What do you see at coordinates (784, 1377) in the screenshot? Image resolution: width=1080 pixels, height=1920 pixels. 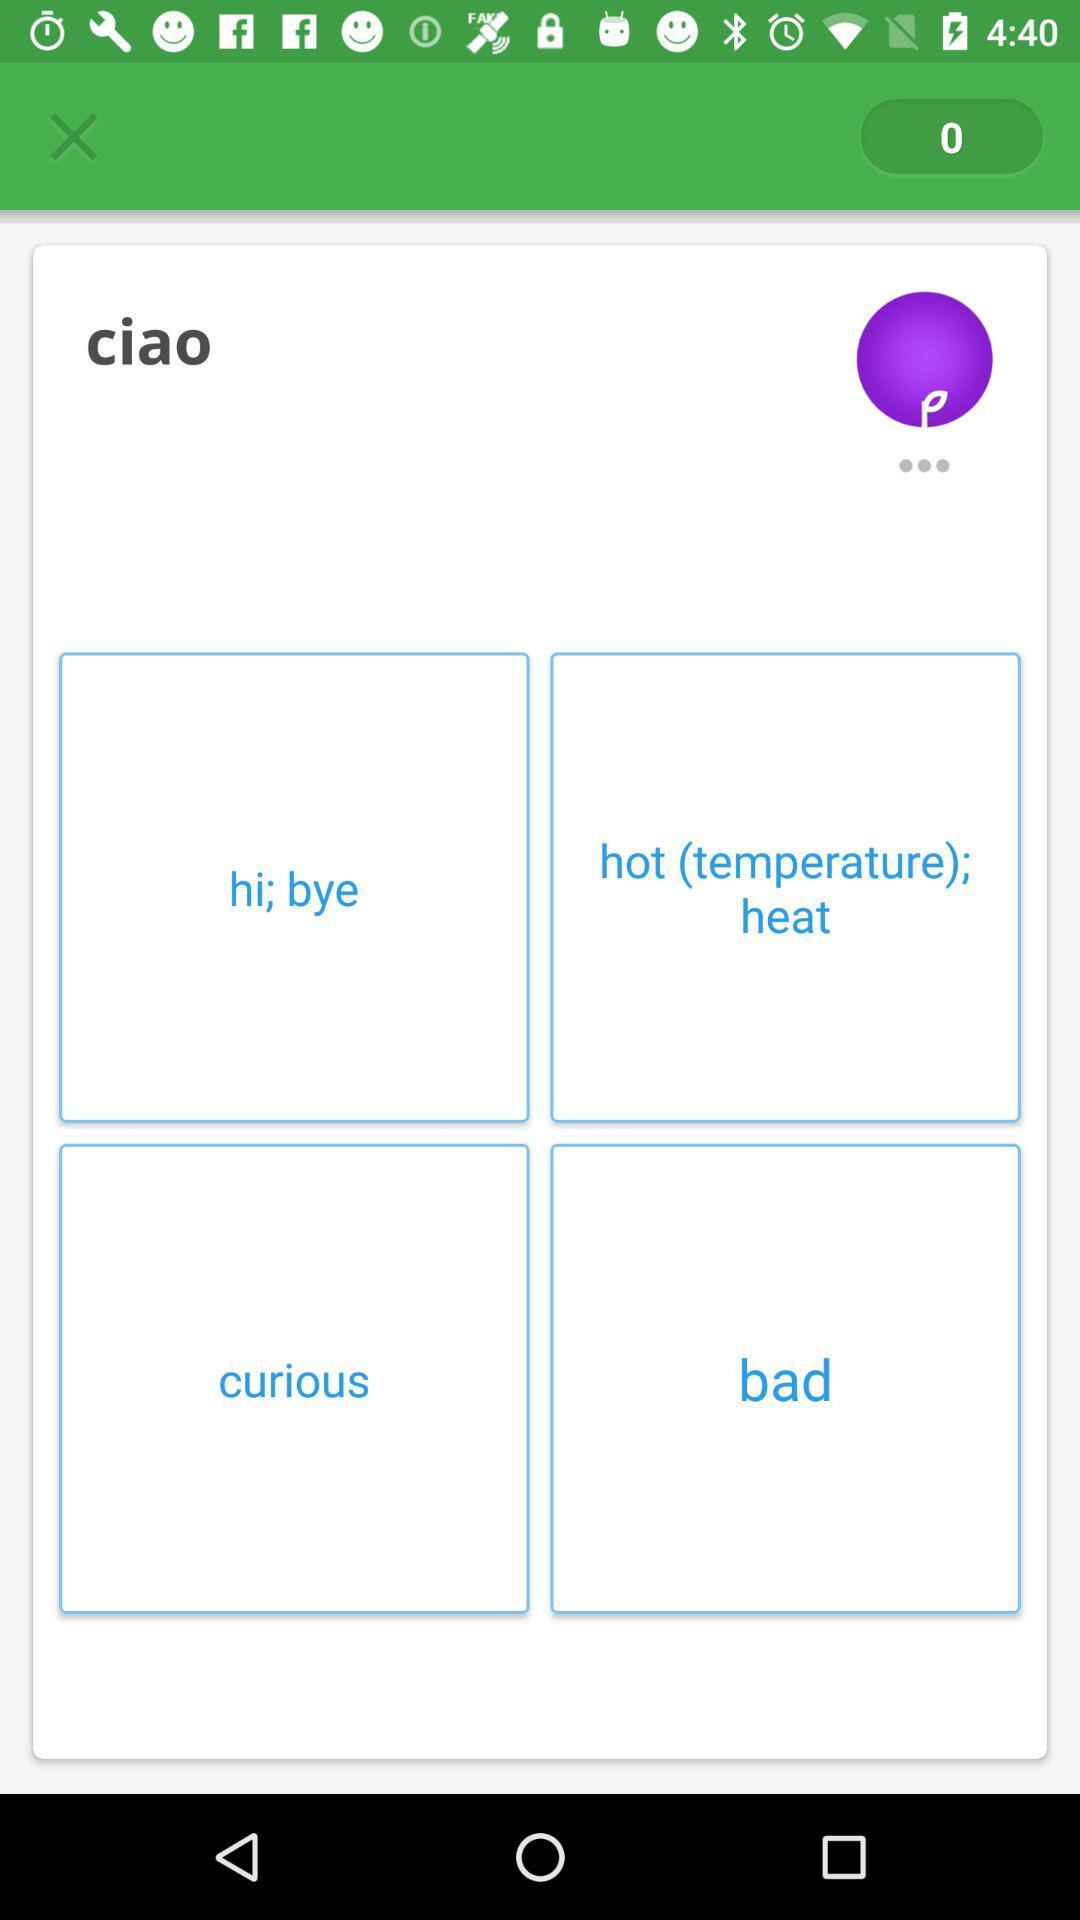 I see `bad item` at bounding box center [784, 1377].